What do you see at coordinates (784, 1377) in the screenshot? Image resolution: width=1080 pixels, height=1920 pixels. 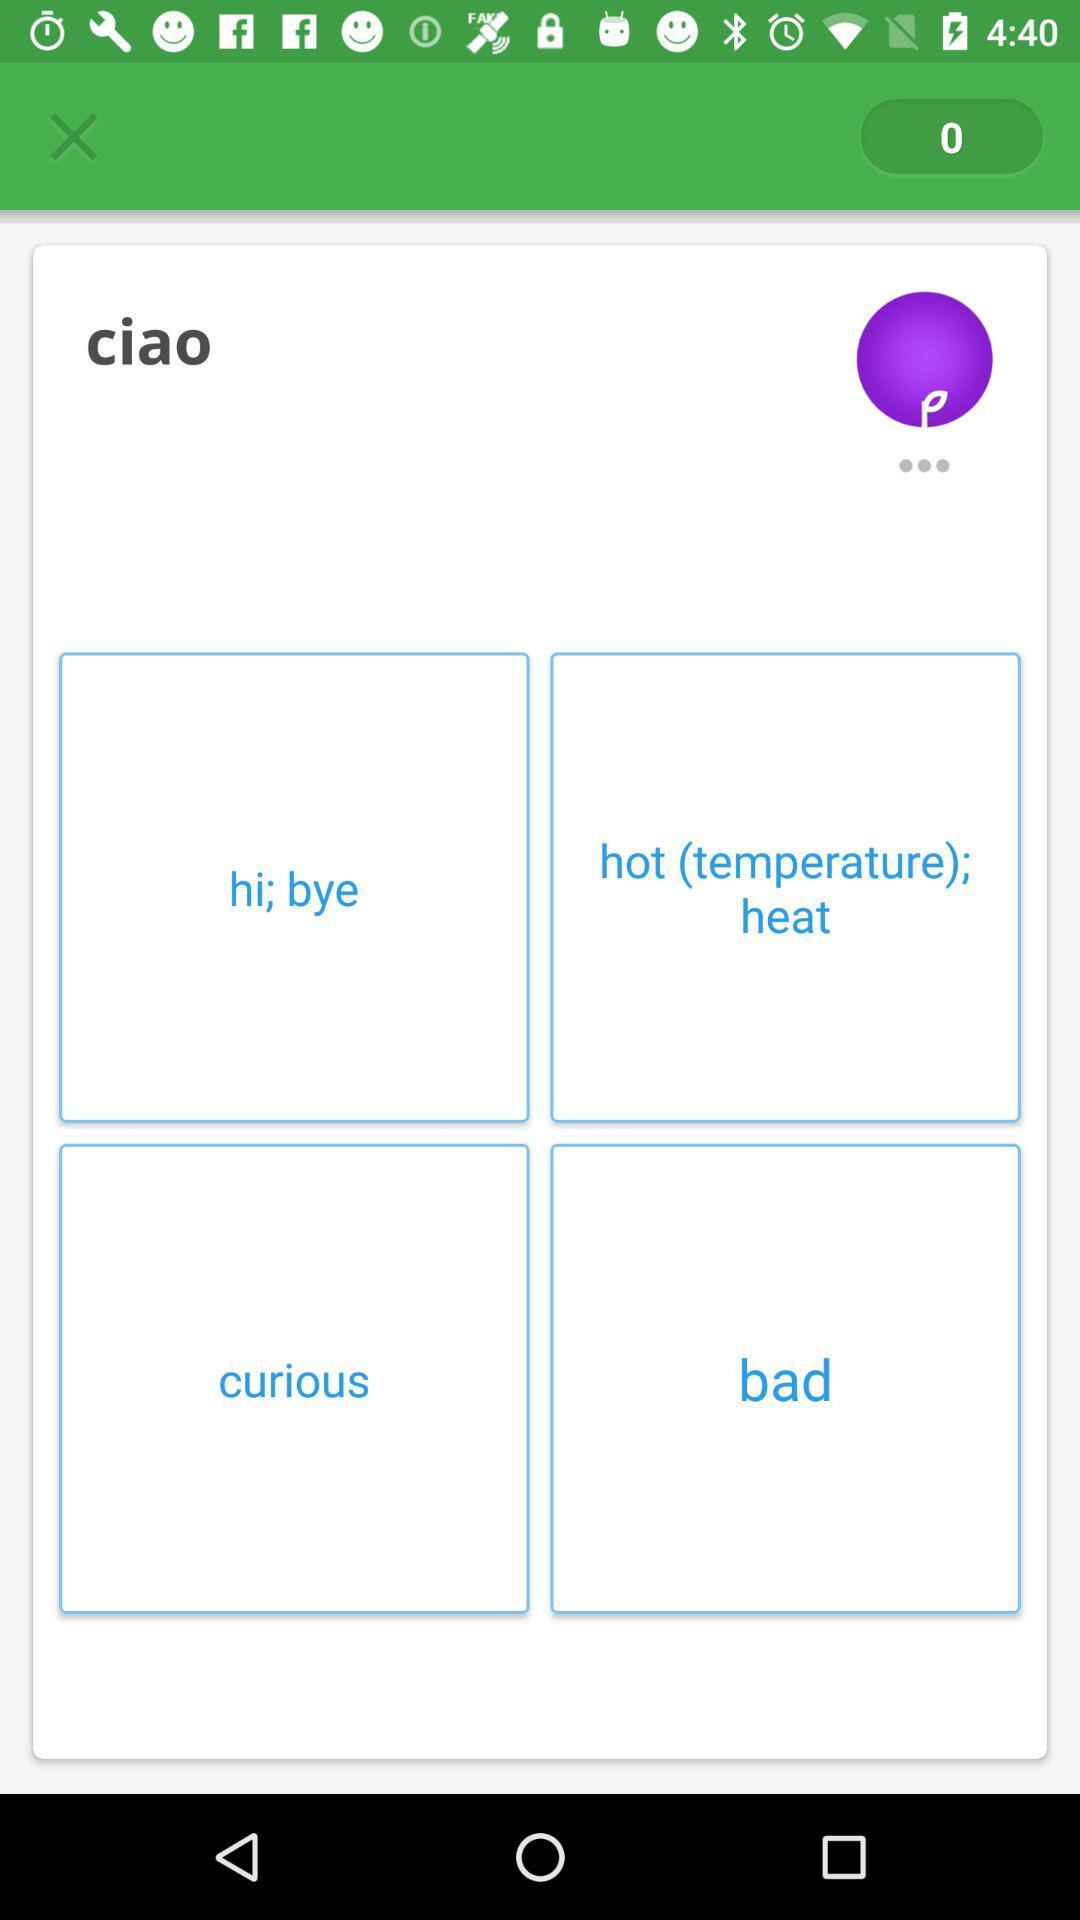 I see `bad item` at bounding box center [784, 1377].